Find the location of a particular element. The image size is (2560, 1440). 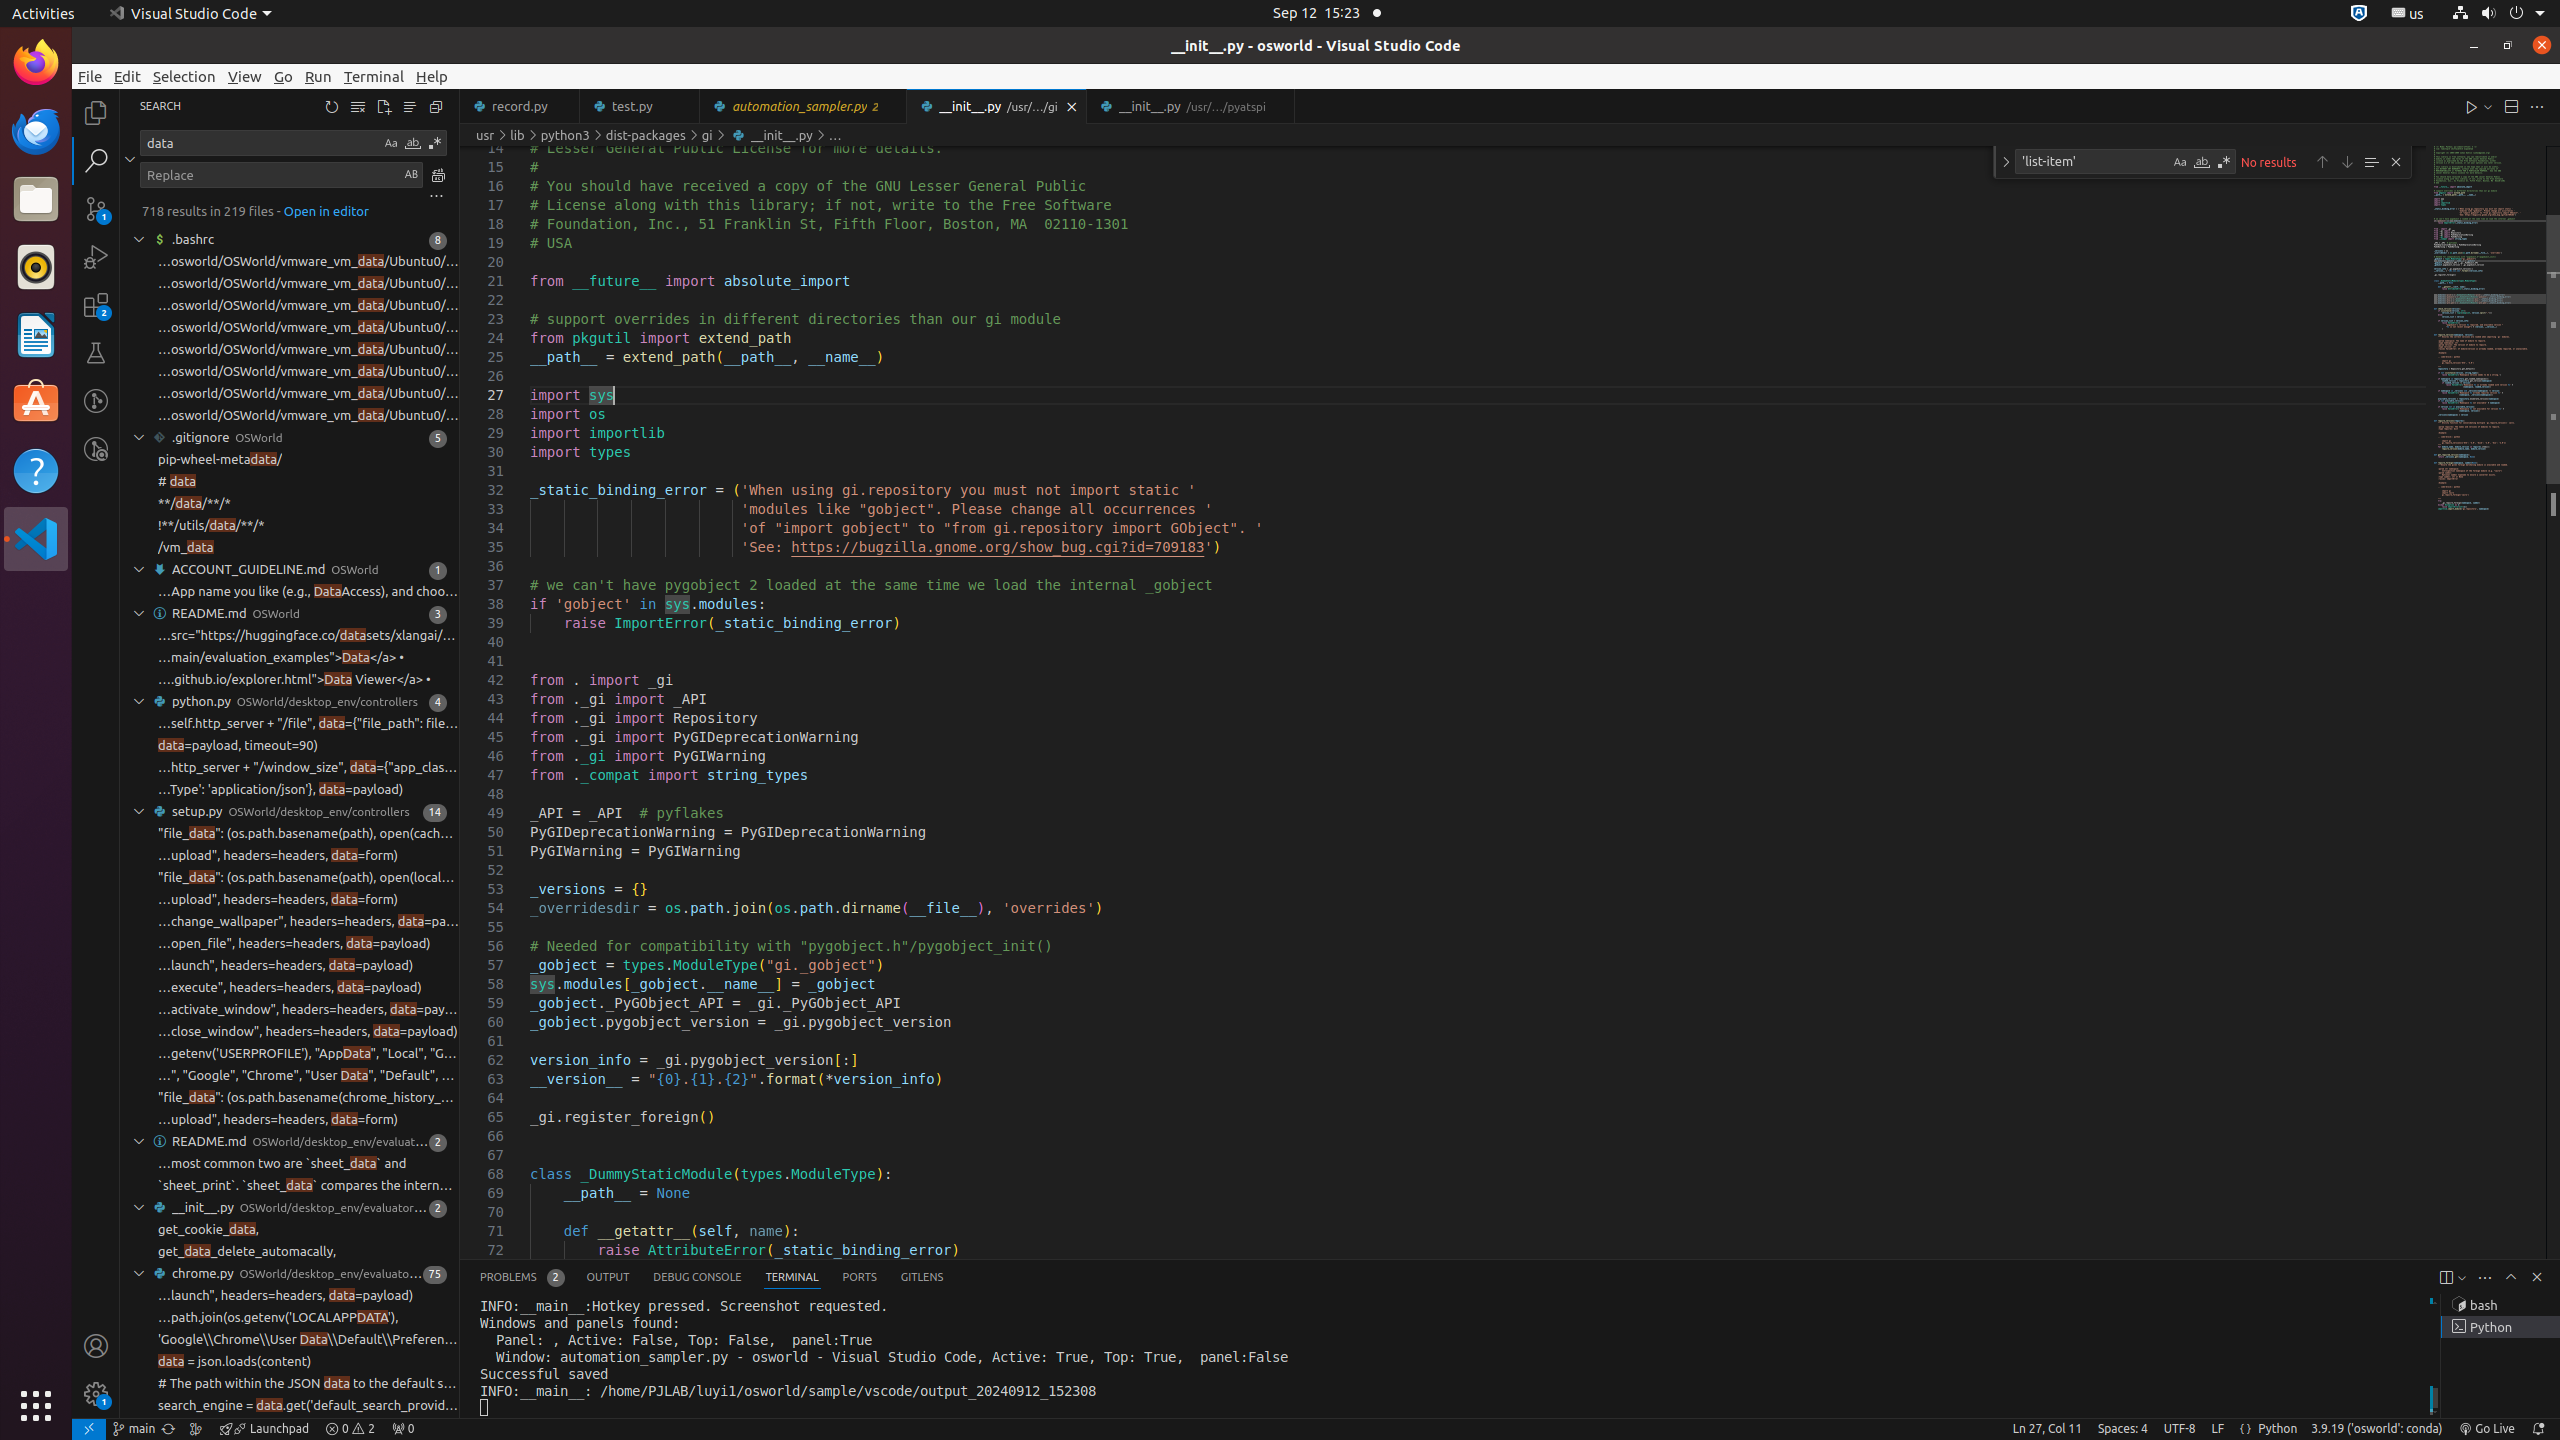

'' response = requests.post(self.http_server + "/setup" + "/close_window", headers=headers, data=payload)' is located at coordinates (289, 1030).